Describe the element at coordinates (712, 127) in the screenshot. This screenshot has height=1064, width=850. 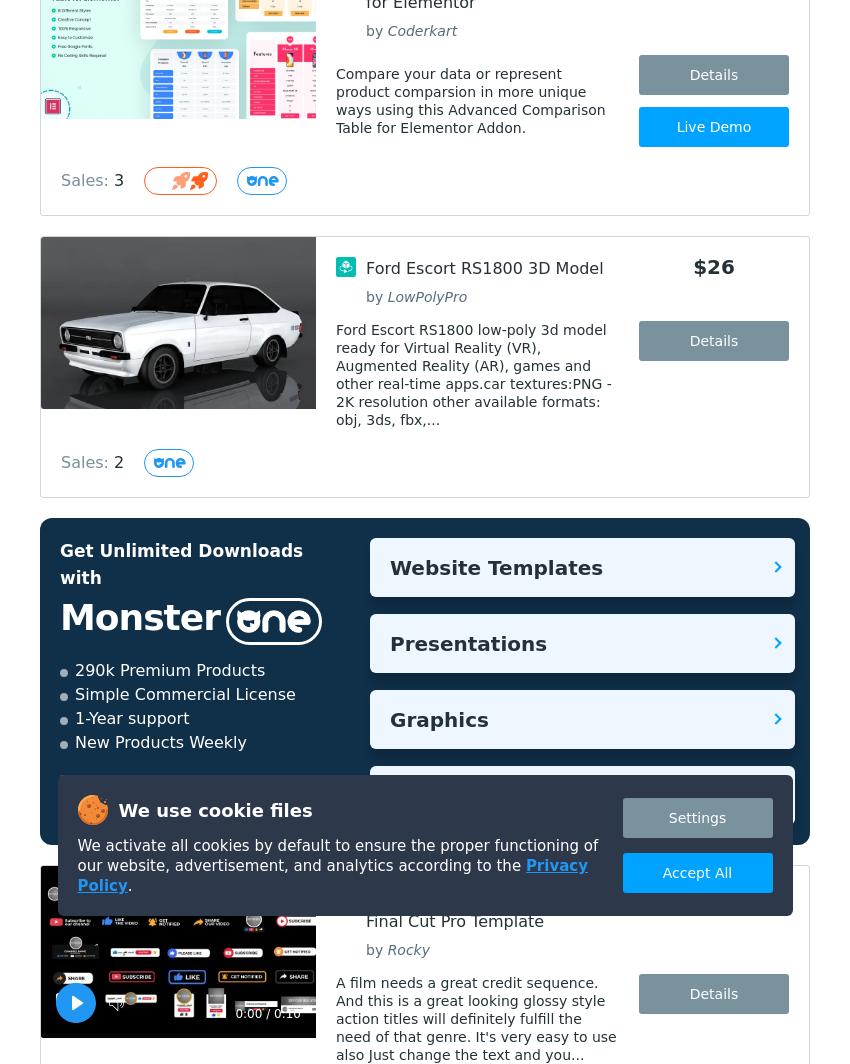
I see `'Live Demo'` at that location.